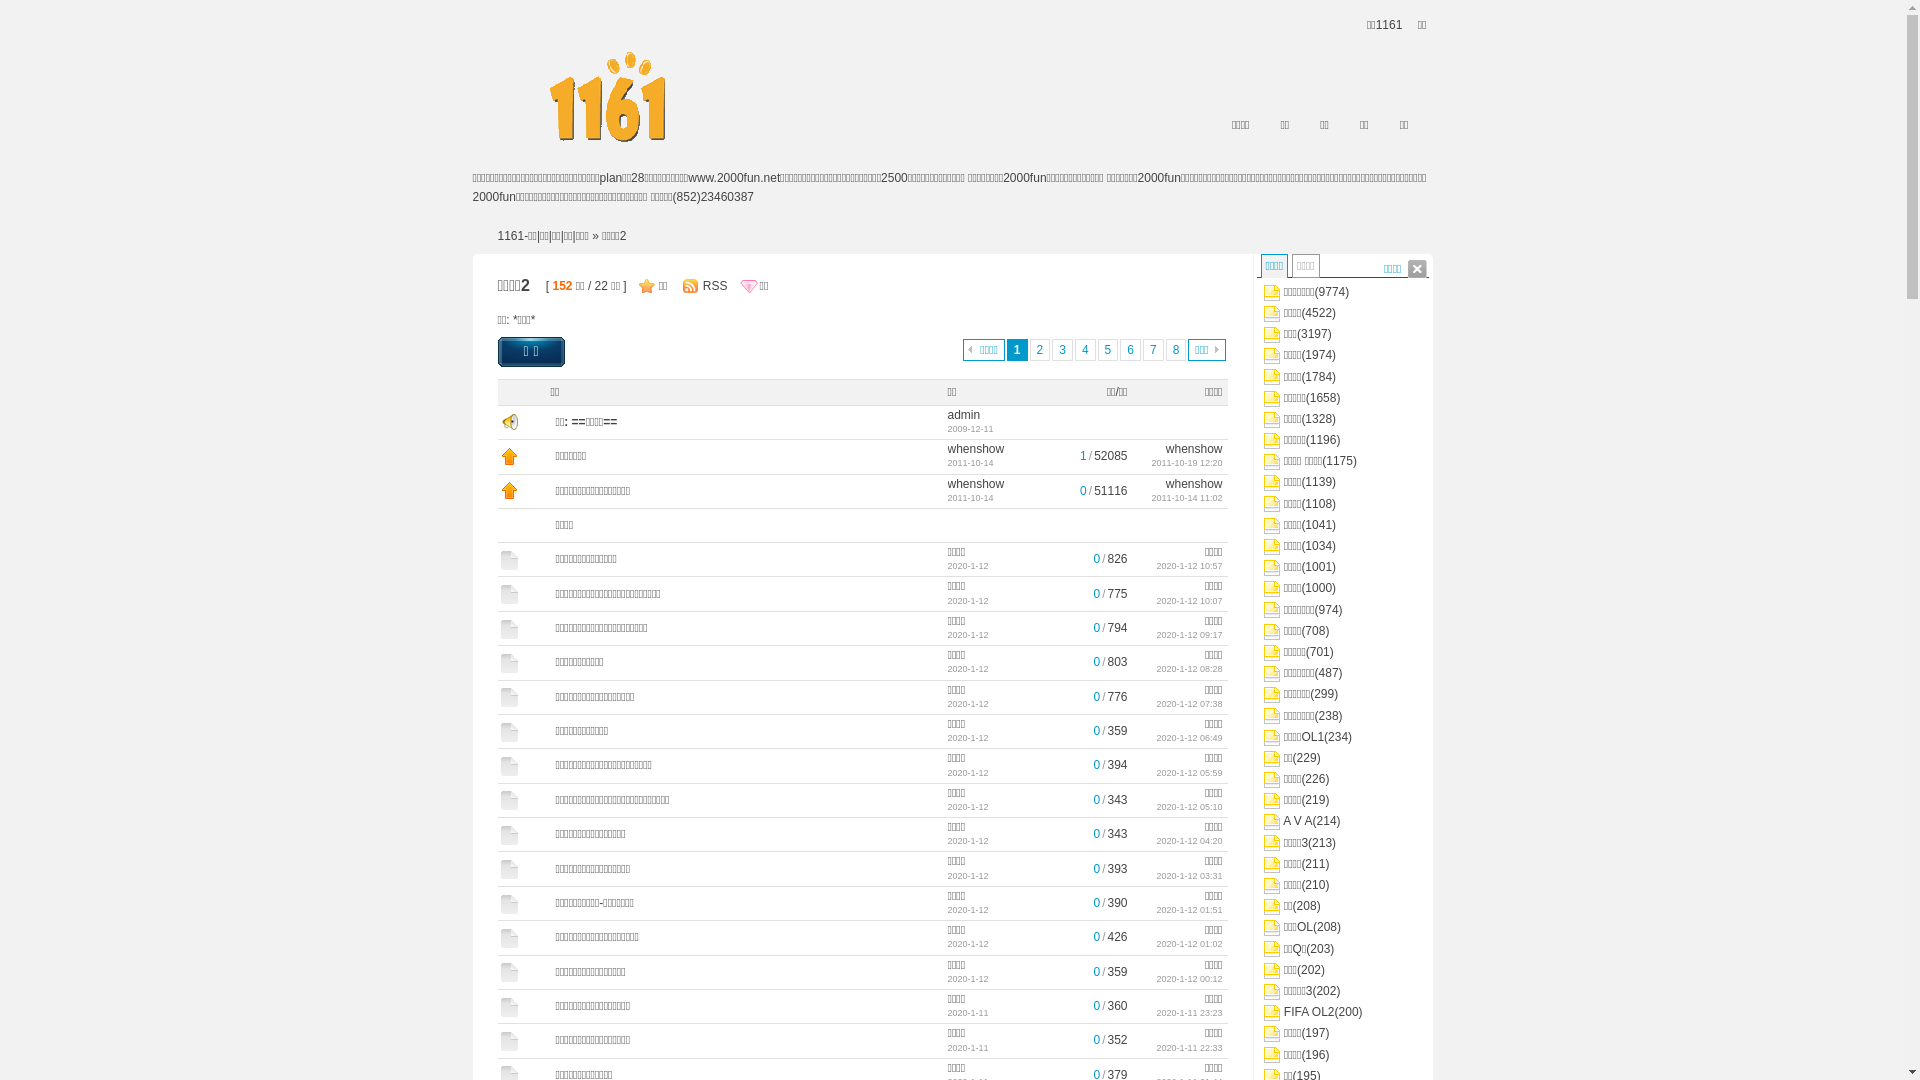 The width and height of the screenshot is (1920, 1080). I want to click on 'www.2000fun.net', so click(733, 176).